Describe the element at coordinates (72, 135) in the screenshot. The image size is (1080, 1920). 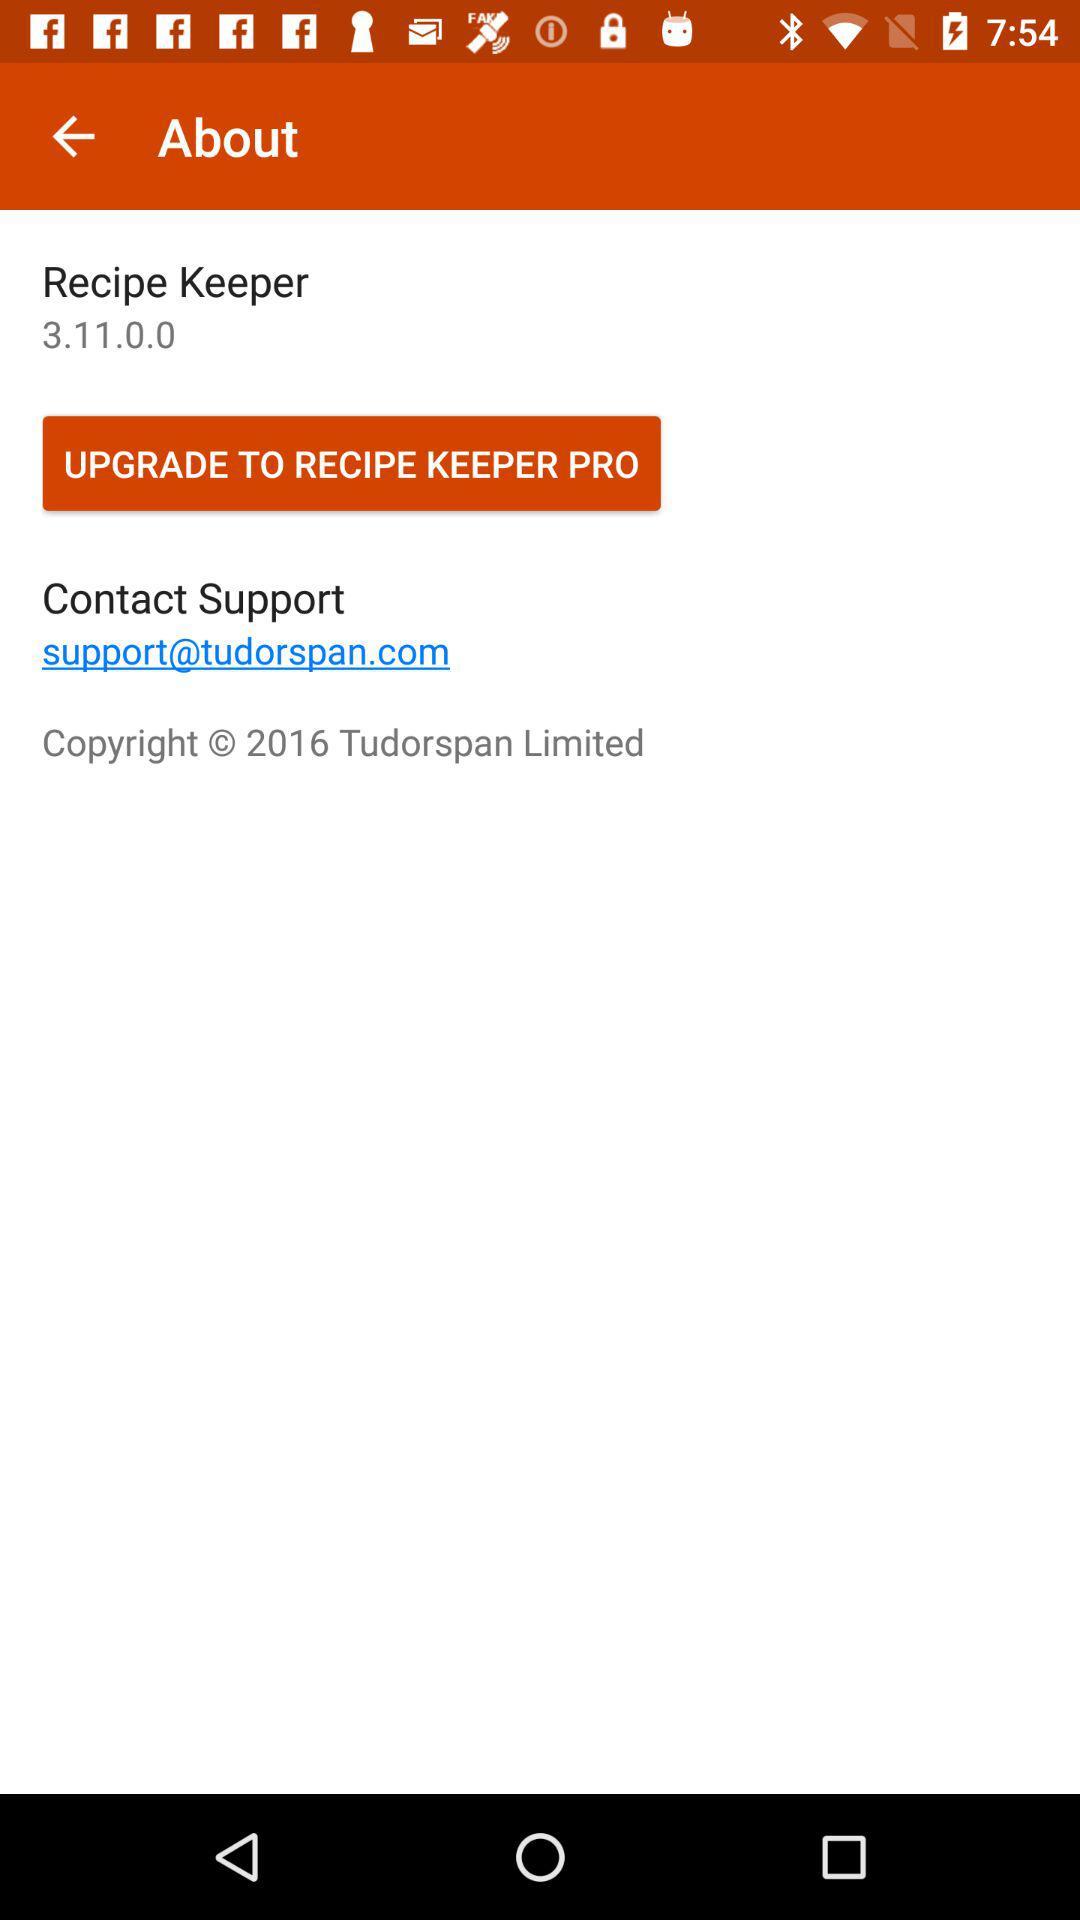
I see `icon above recipe keeper` at that location.